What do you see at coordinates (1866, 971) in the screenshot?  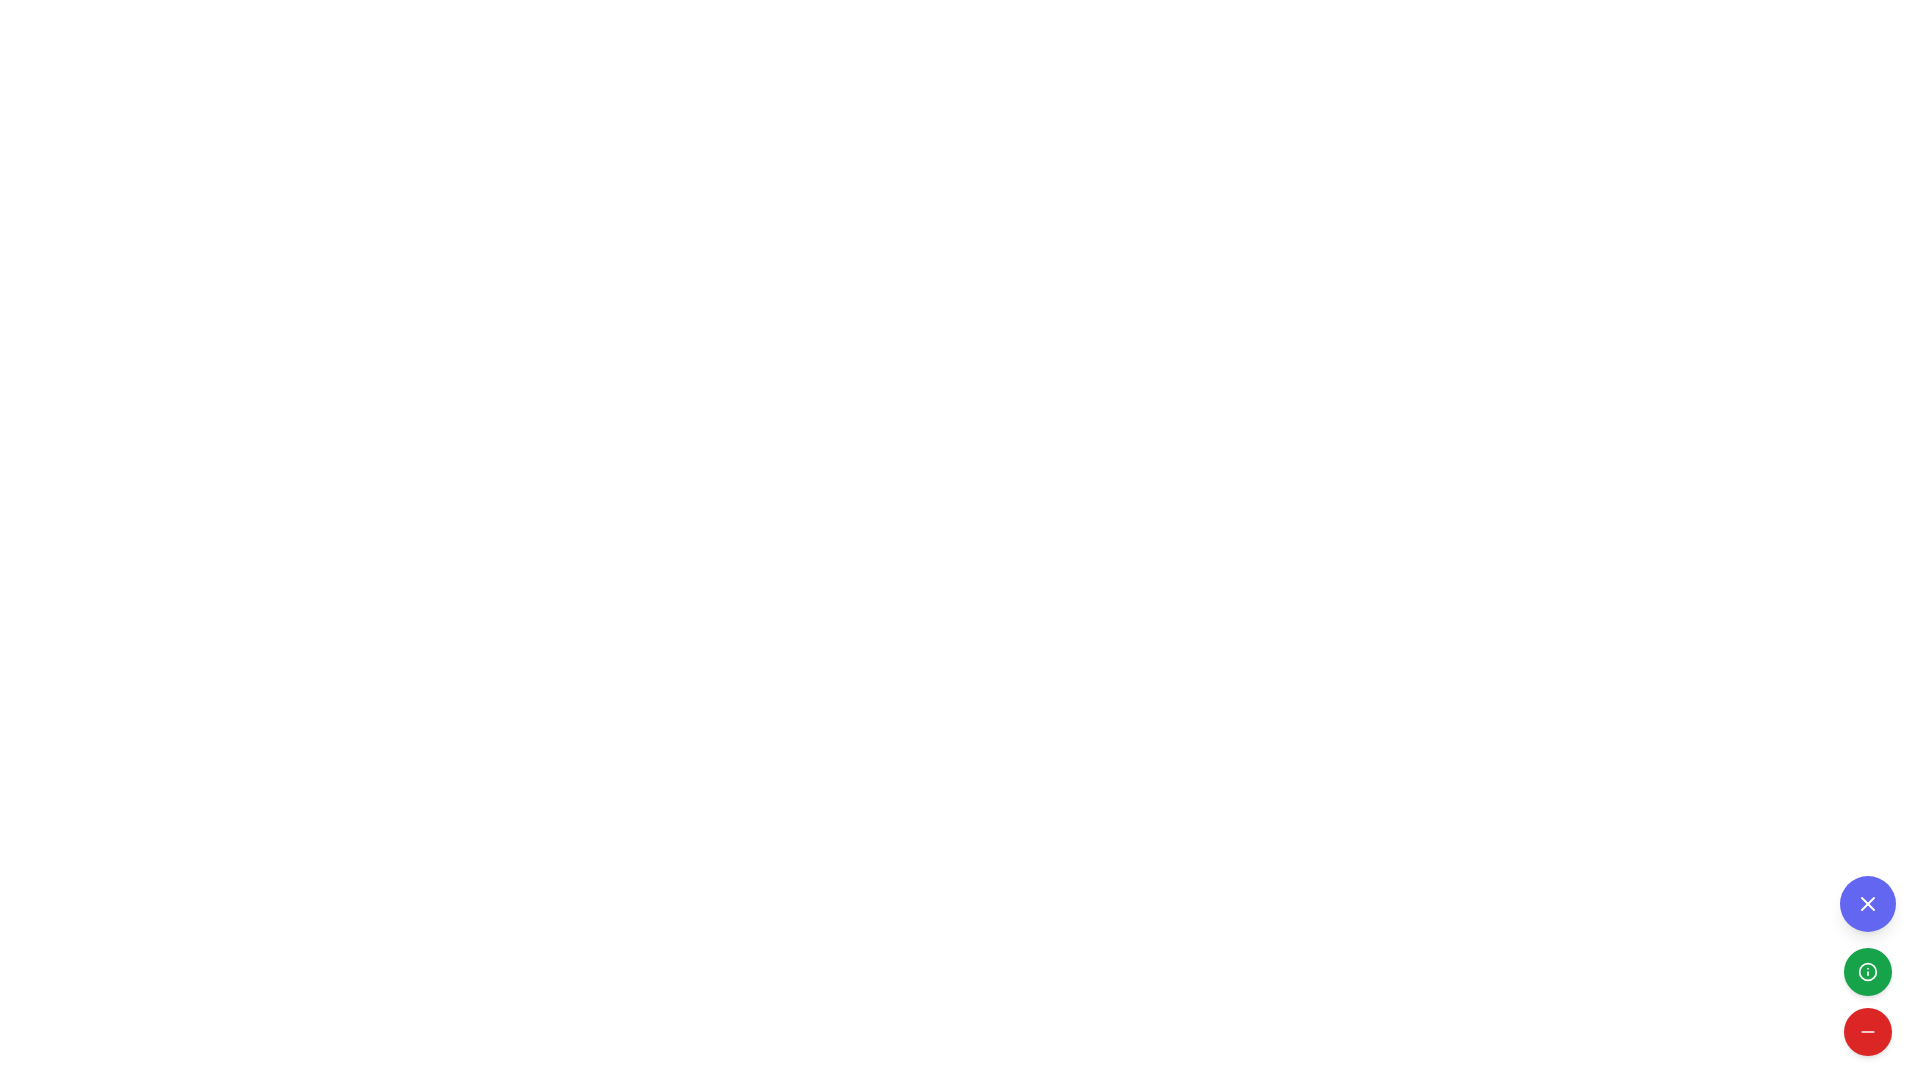 I see `the central circular component of the SVG icon, which serves as a decorative or structural element within the icon` at bounding box center [1866, 971].